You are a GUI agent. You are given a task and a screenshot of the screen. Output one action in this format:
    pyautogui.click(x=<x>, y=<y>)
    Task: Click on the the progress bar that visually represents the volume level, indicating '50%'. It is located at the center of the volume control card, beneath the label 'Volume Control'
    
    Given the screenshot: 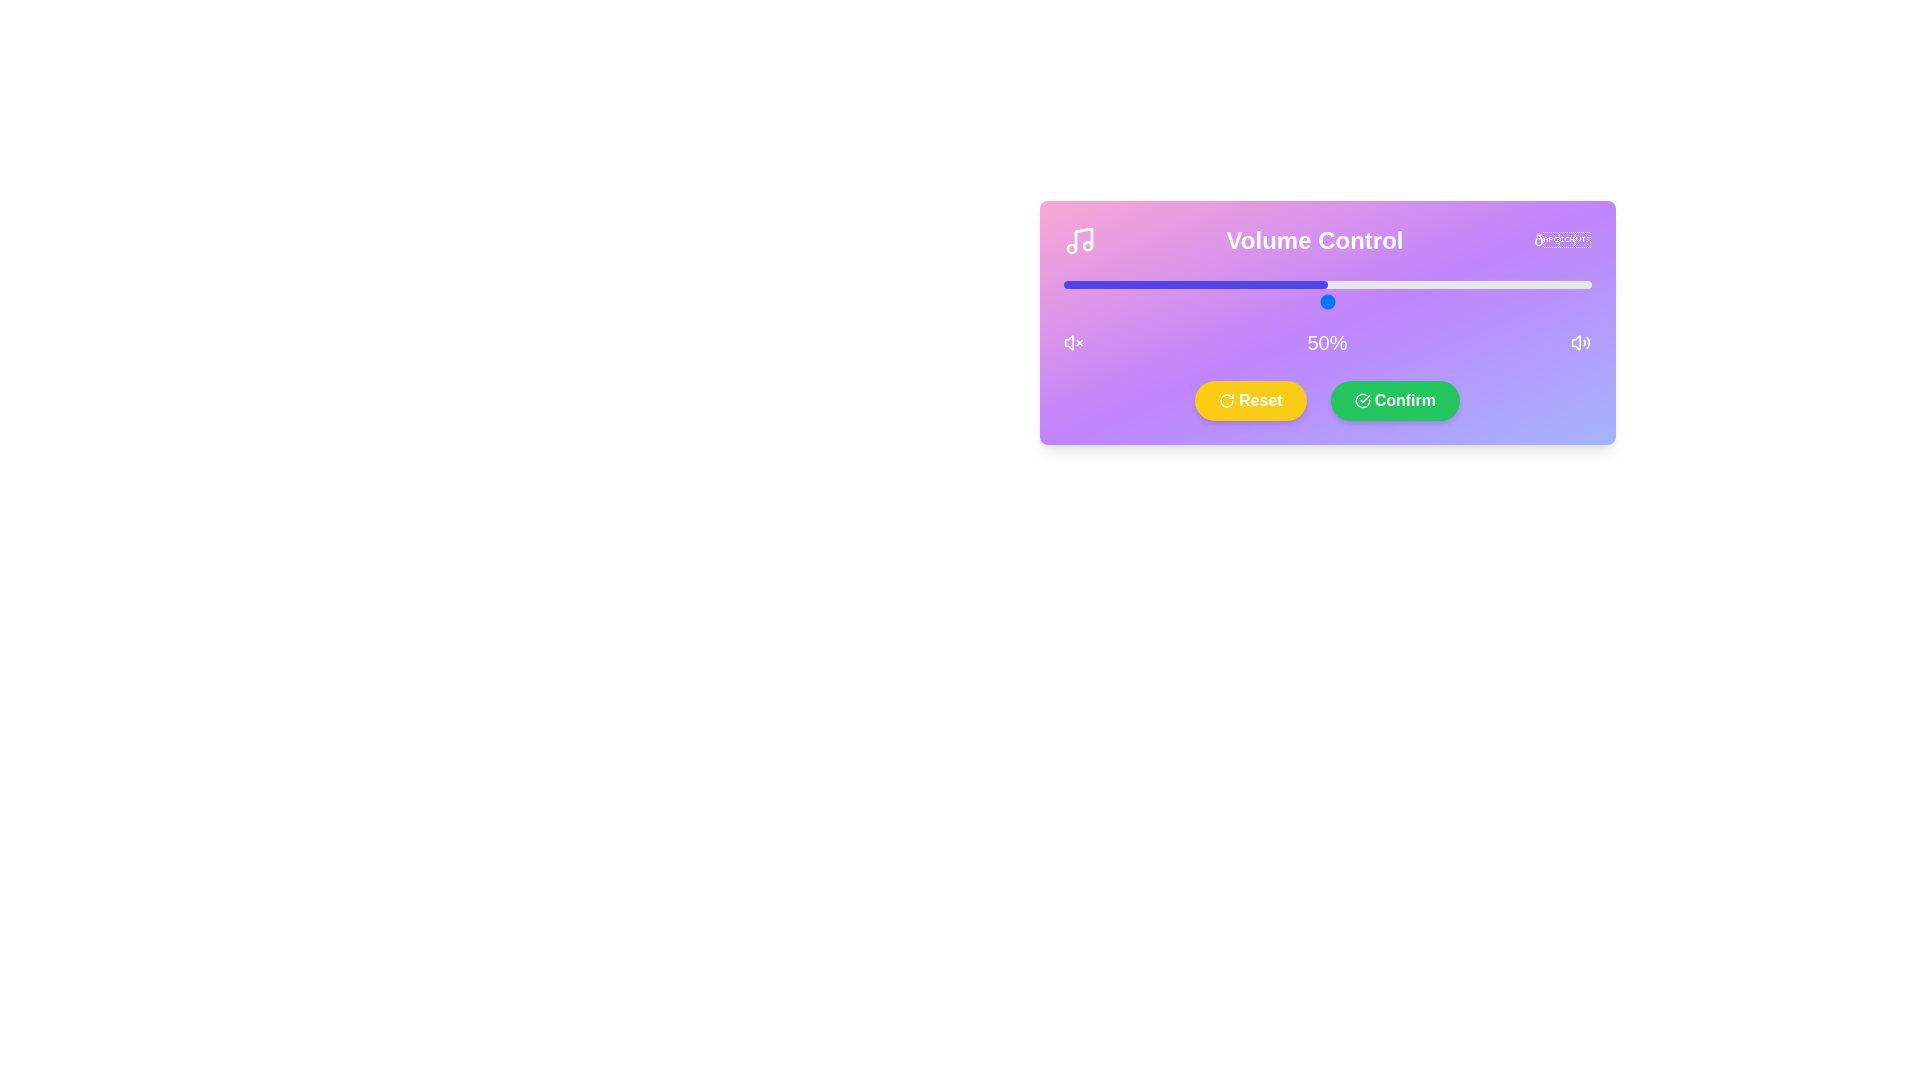 What is the action you would take?
    pyautogui.click(x=1327, y=285)
    